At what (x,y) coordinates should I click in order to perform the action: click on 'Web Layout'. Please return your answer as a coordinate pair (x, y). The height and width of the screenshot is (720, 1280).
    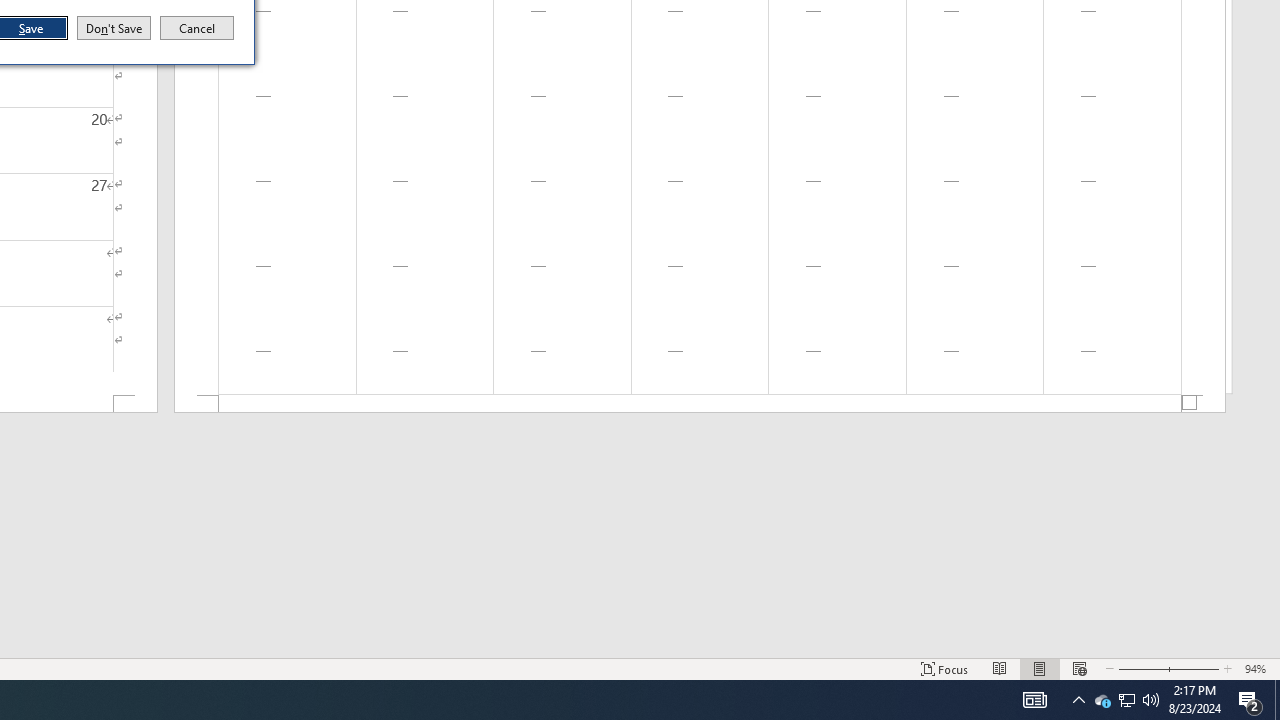
    Looking at the image, I should click on (1078, 669).